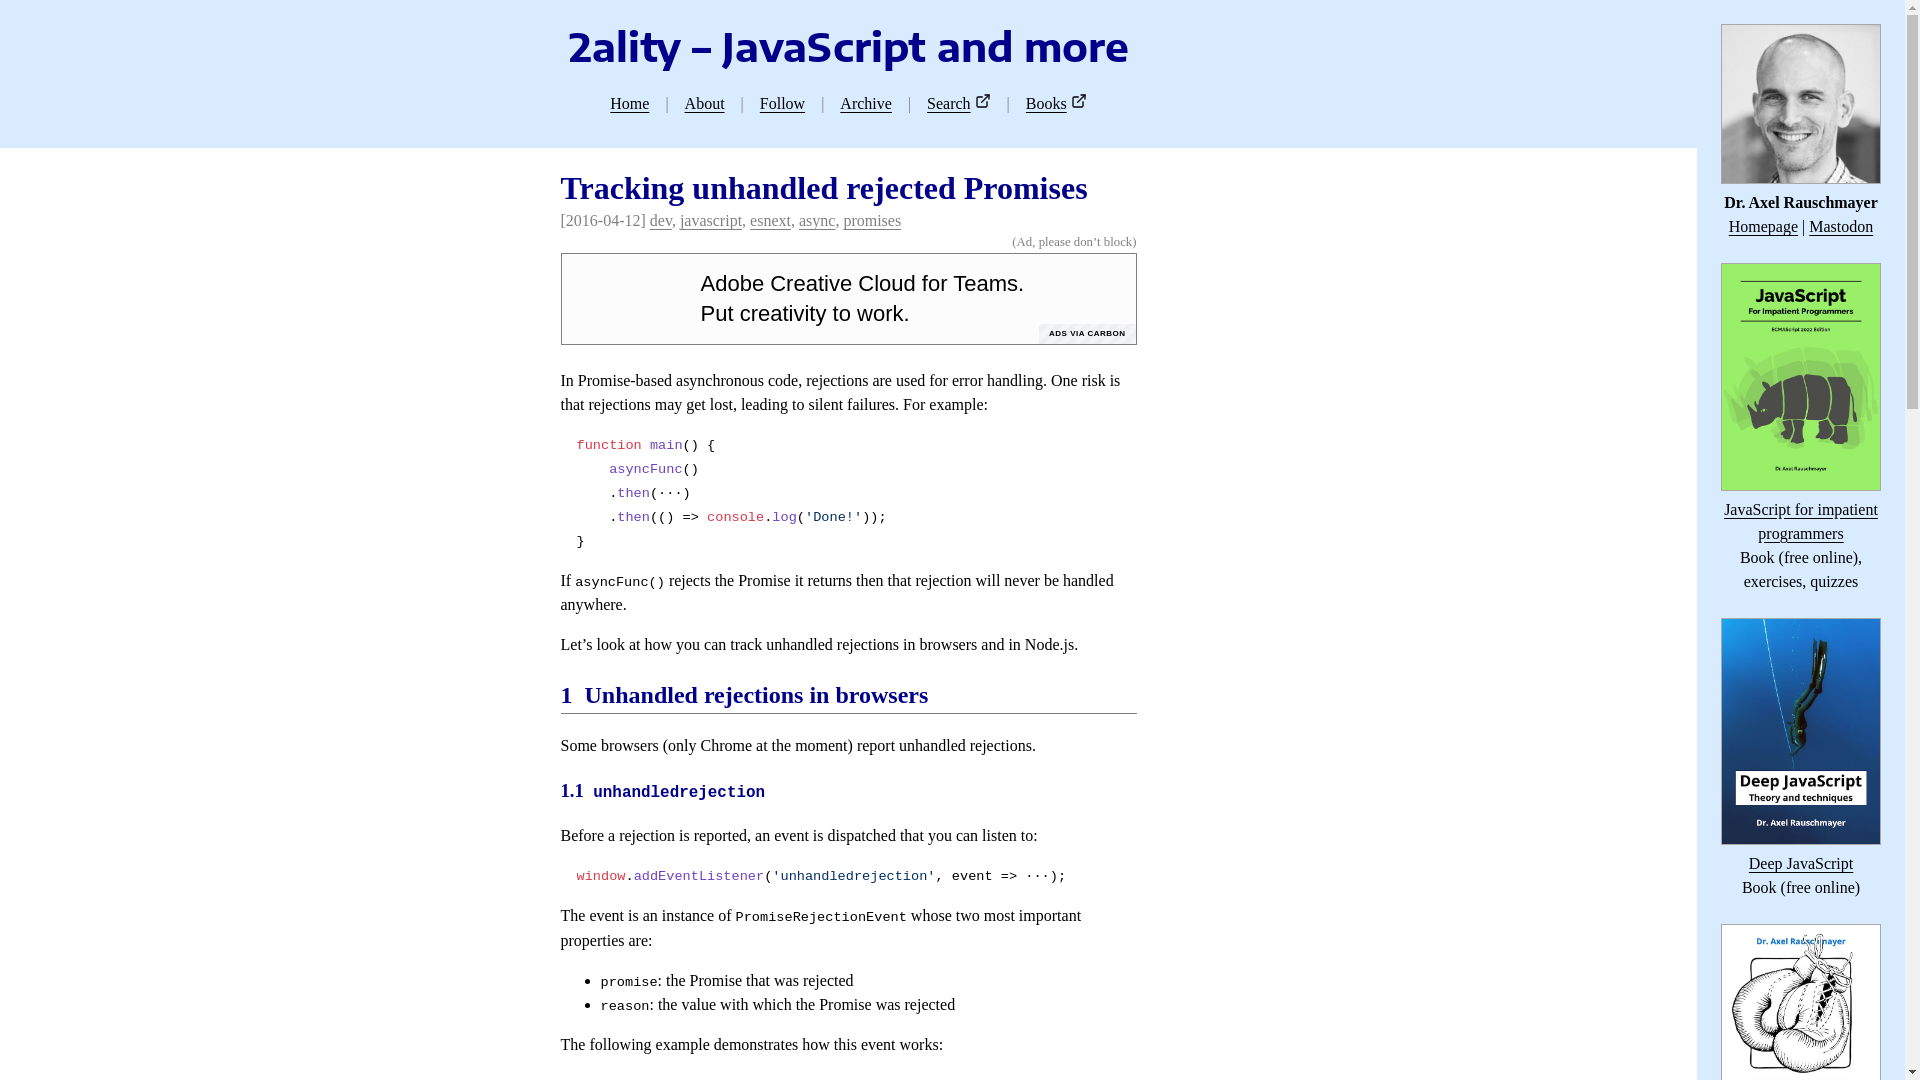 This screenshot has width=1920, height=1080. I want to click on 'dev', so click(661, 220).